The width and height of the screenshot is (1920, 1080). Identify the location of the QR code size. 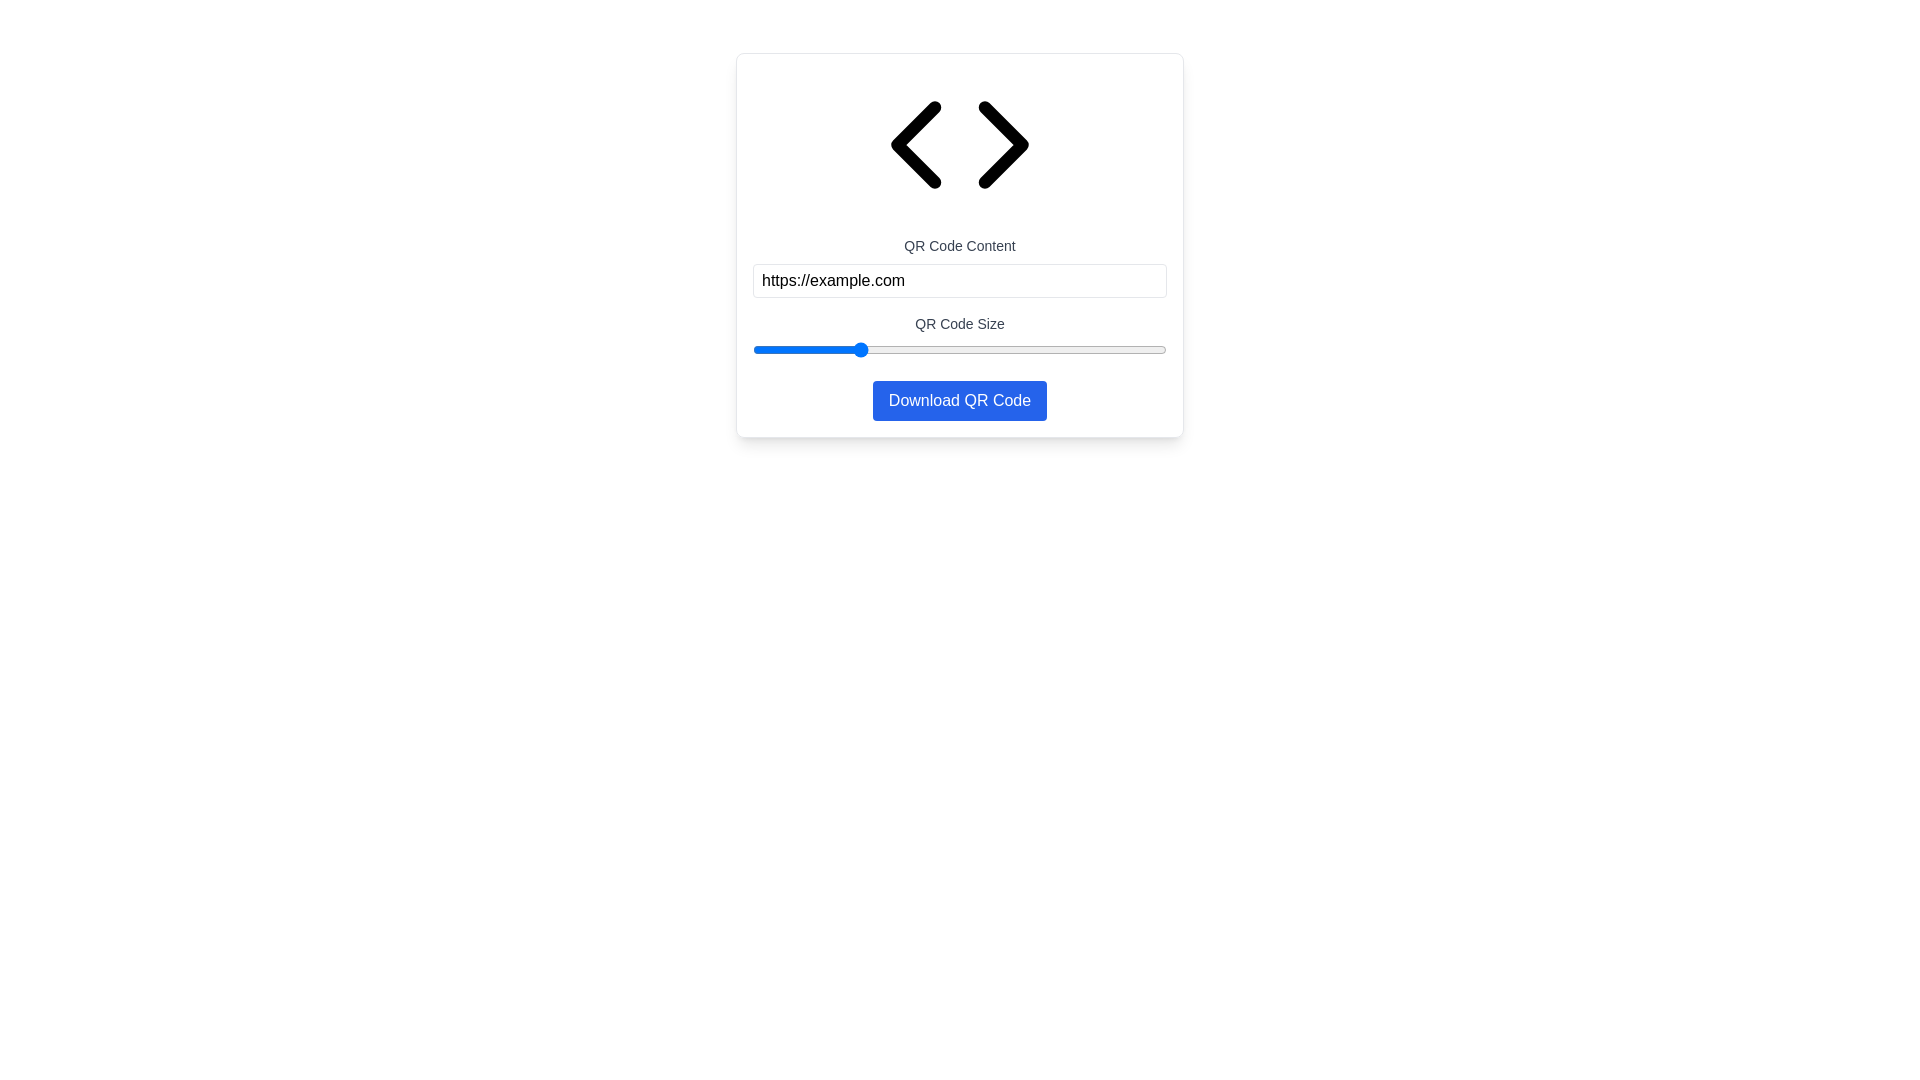
(1068, 349).